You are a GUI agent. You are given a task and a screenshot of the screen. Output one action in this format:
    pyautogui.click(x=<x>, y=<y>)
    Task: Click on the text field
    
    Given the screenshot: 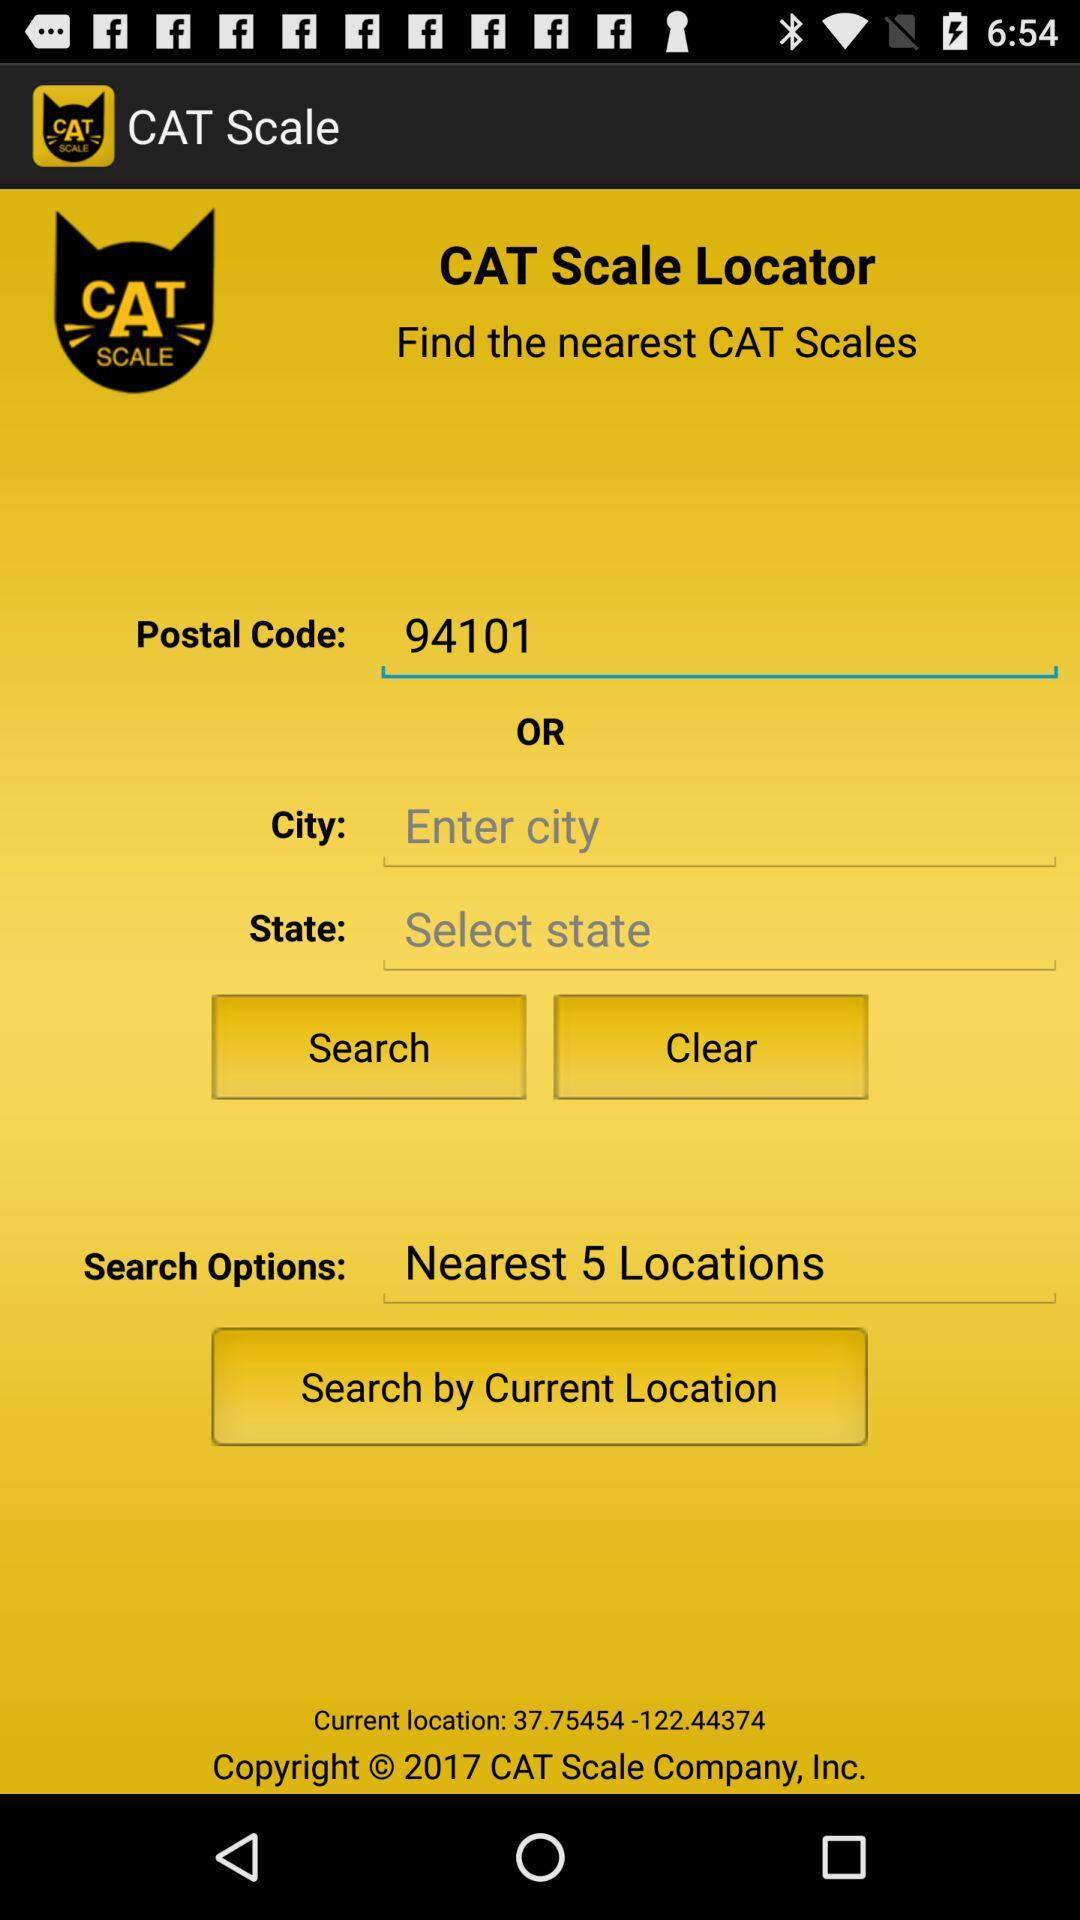 What is the action you would take?
    pyautogui.click(x=718, y=825)
    